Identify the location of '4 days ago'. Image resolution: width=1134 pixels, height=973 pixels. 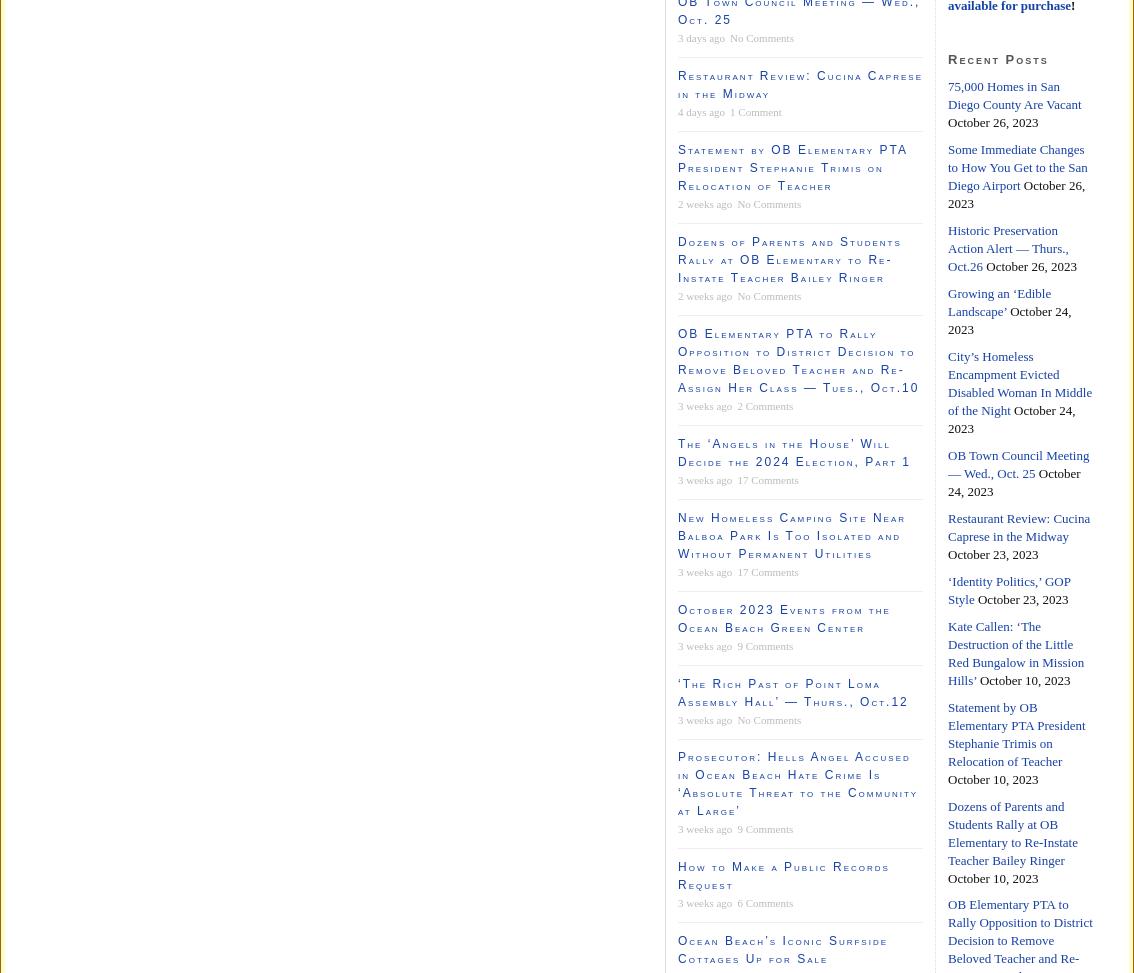
(677, 110).